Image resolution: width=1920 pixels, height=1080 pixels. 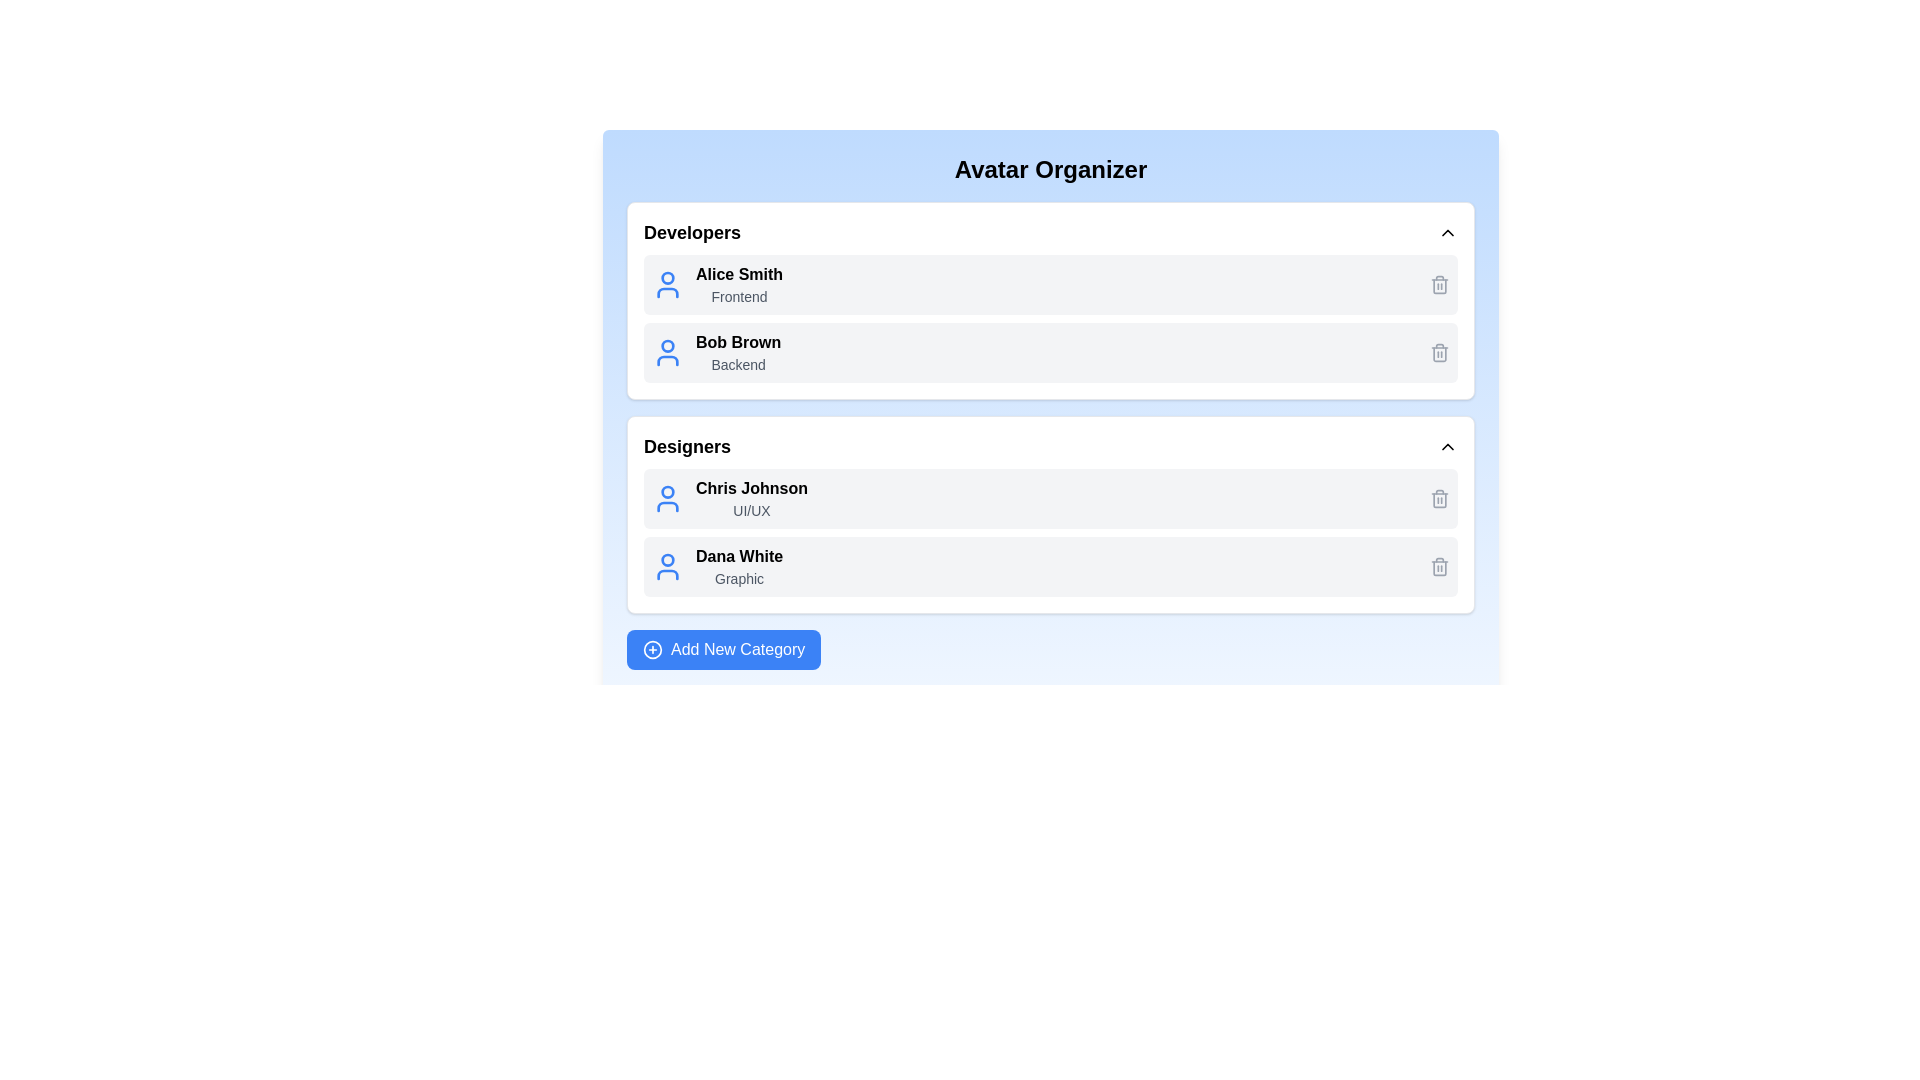 What do you see at coordinates (692, 231) in the screenshot?
I see `the 'Developers' text label, which serves as a heading for the section containing the developers' category` at bounding box center [692, 231].